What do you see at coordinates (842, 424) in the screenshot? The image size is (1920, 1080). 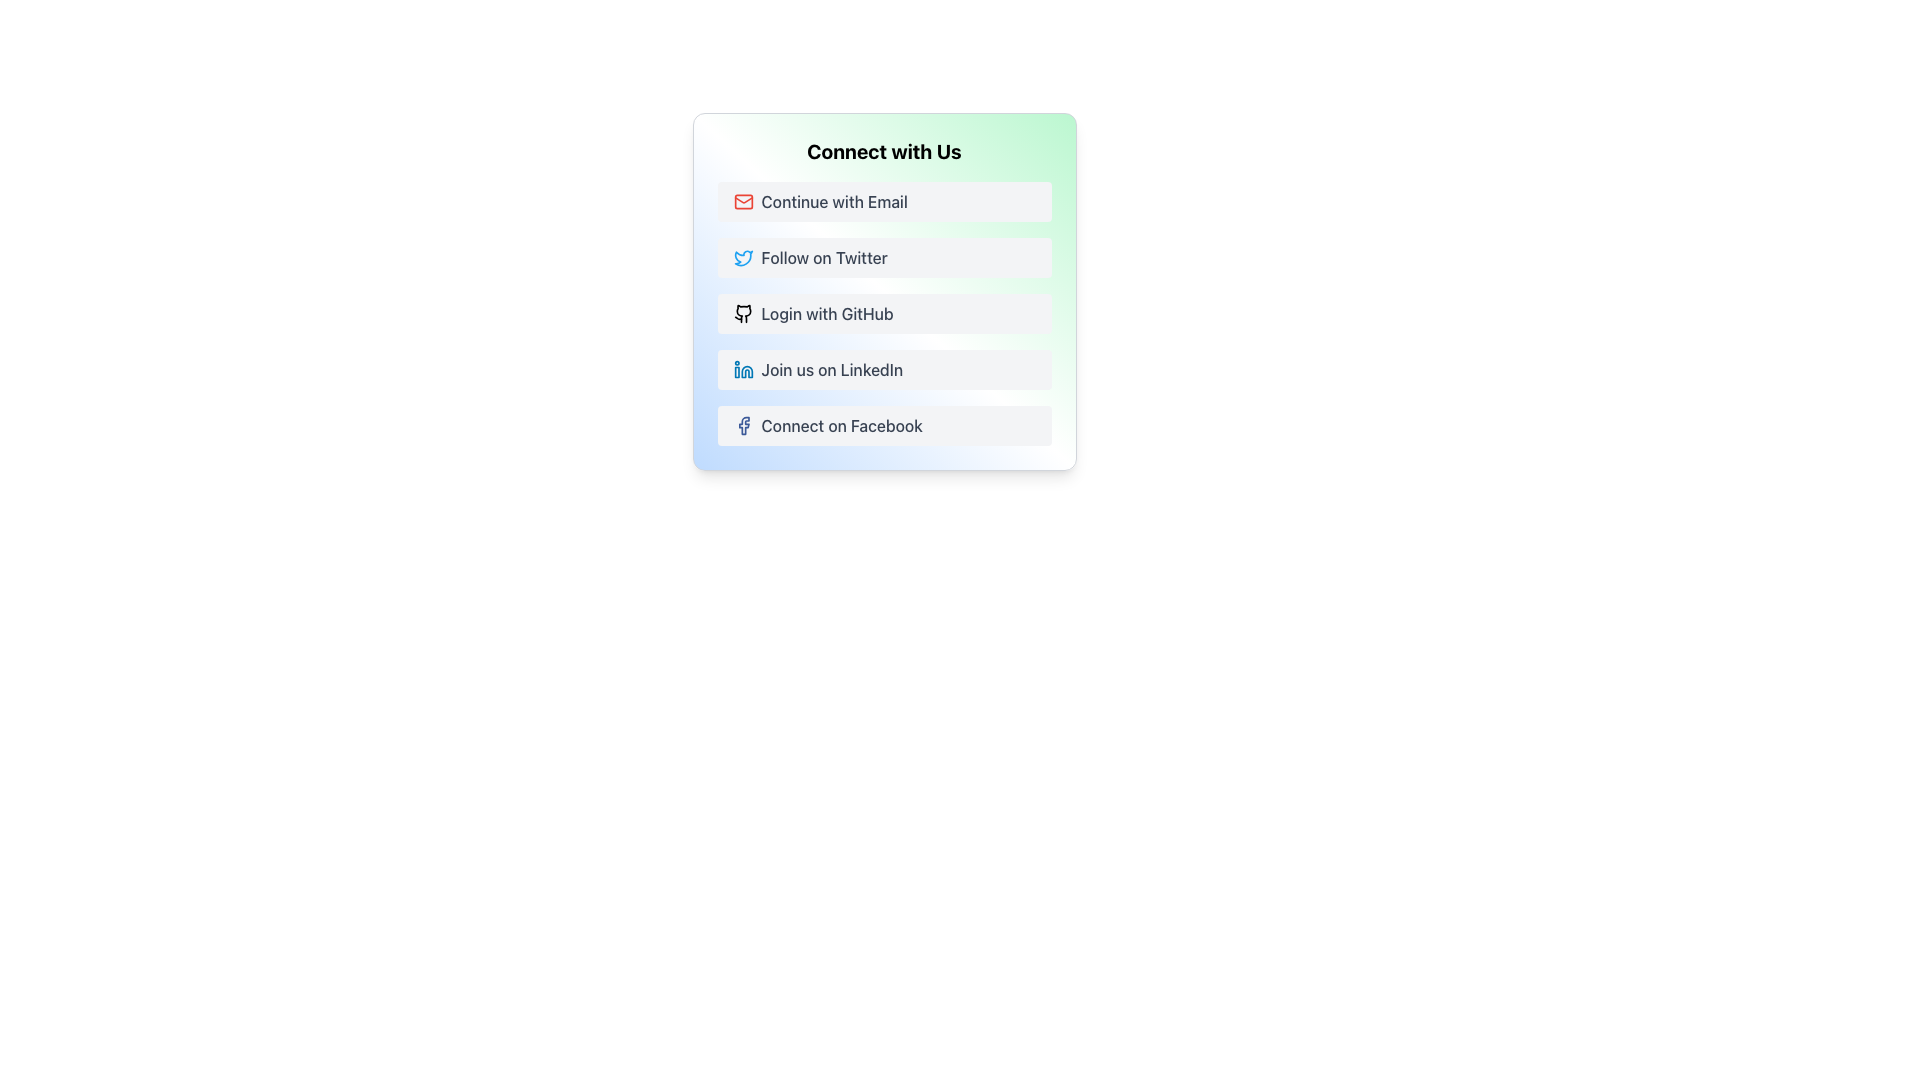 I see `the text label that provides the functionality to connect with a Facebook account, located at the bottom-left of the card` at bounding box center [842, 424].